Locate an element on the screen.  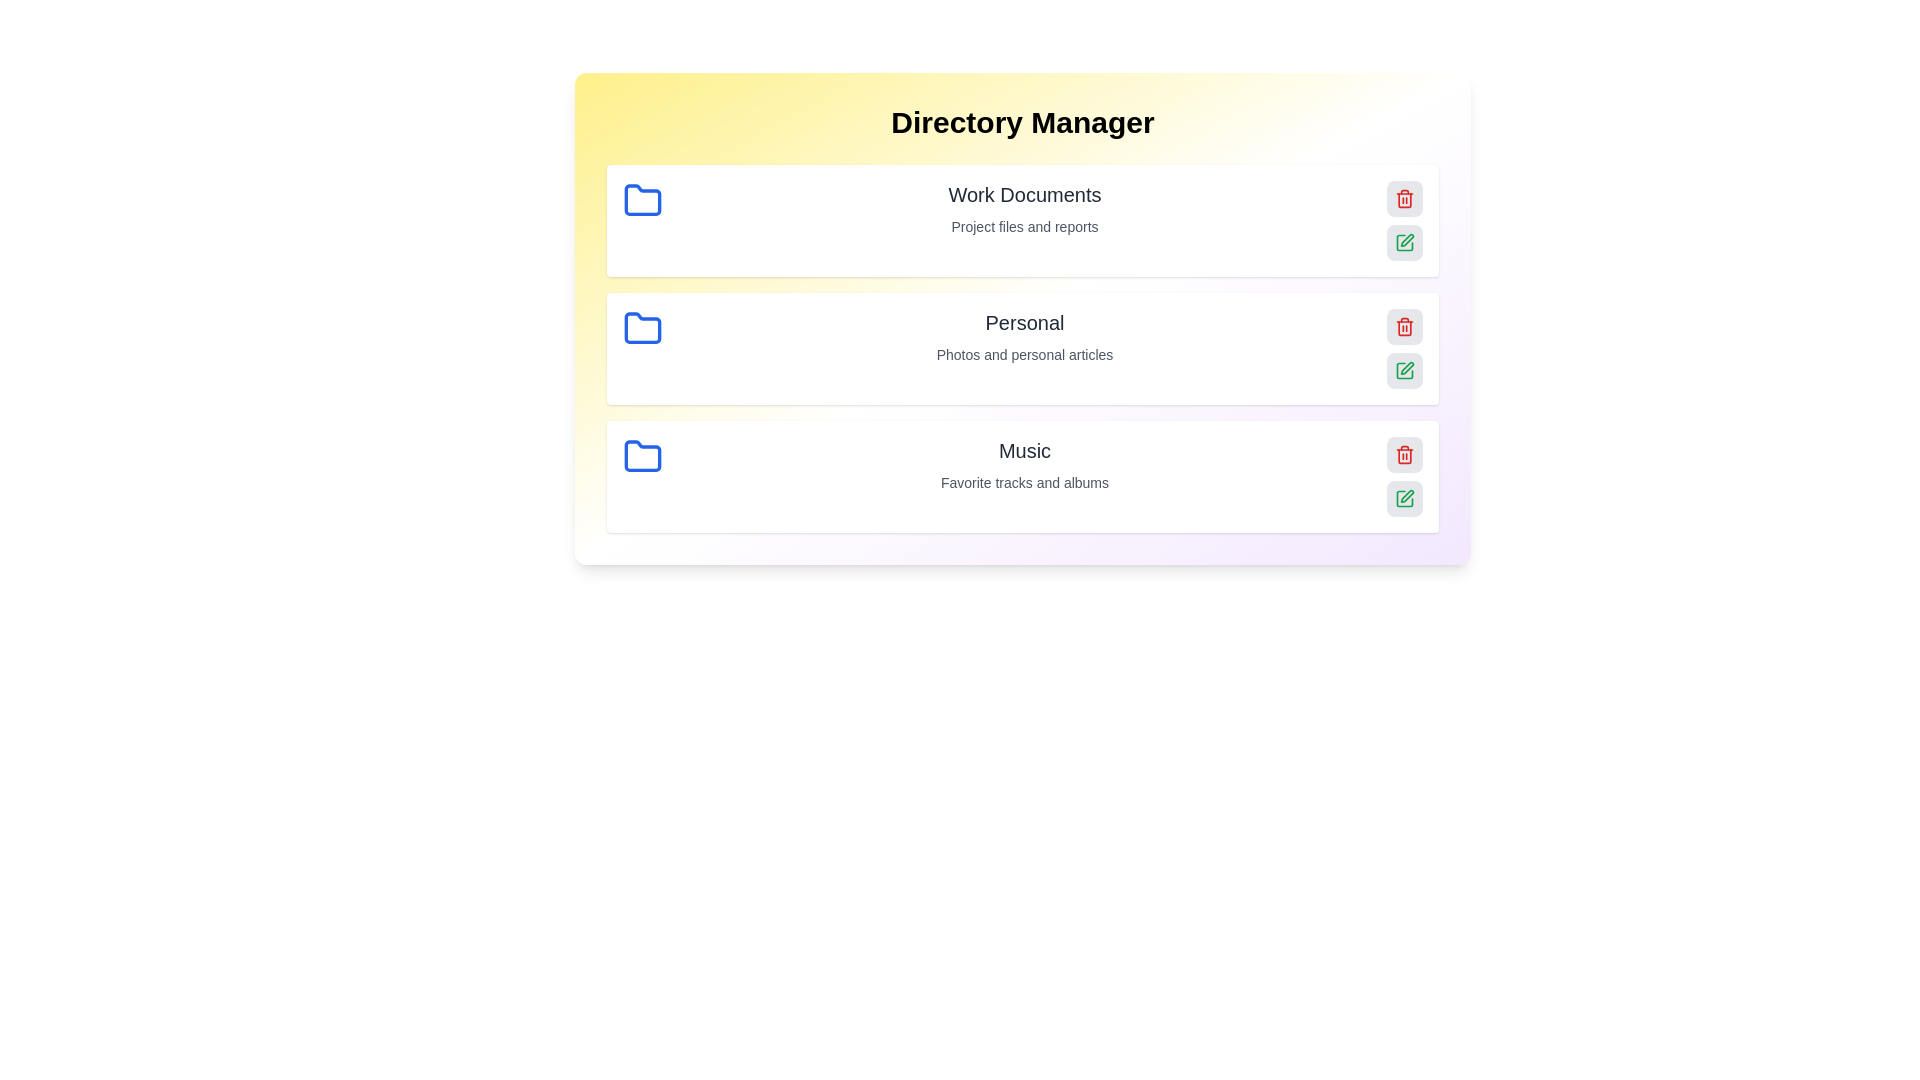
the delete button for the folder named Personal is located at coordinates (1404, 326).